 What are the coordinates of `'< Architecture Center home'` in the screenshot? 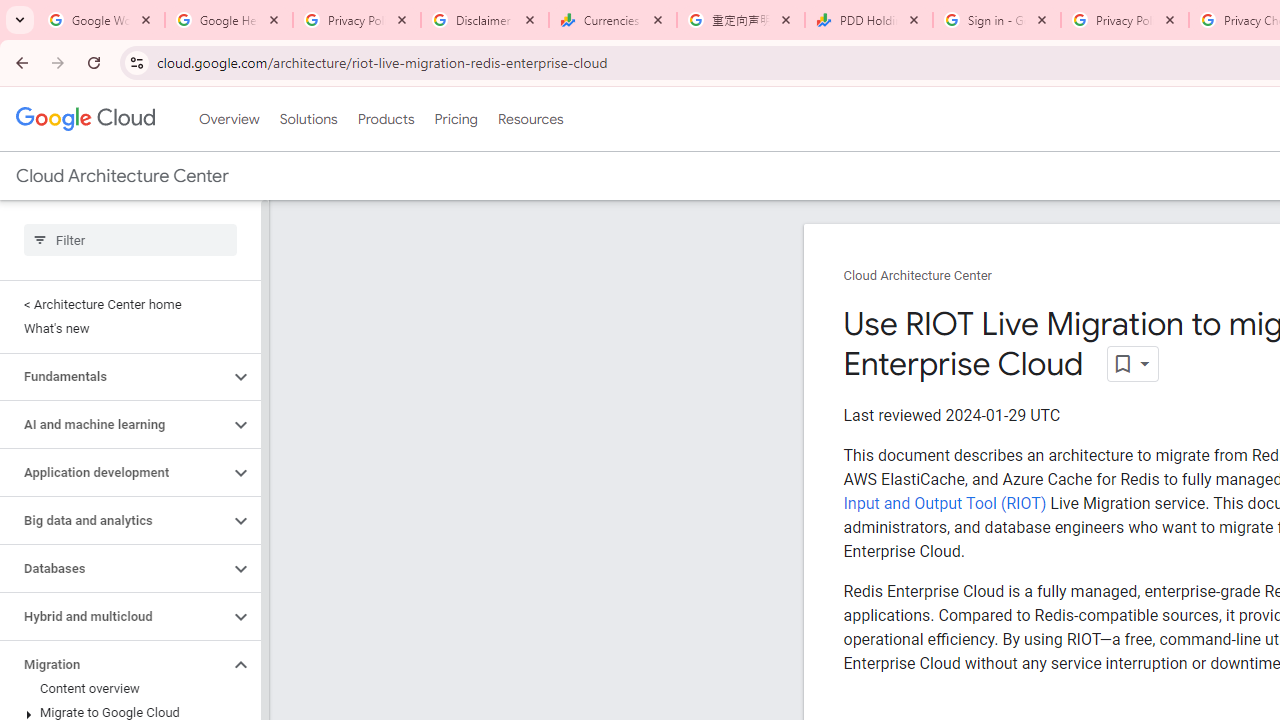 It's located at (125, 304).